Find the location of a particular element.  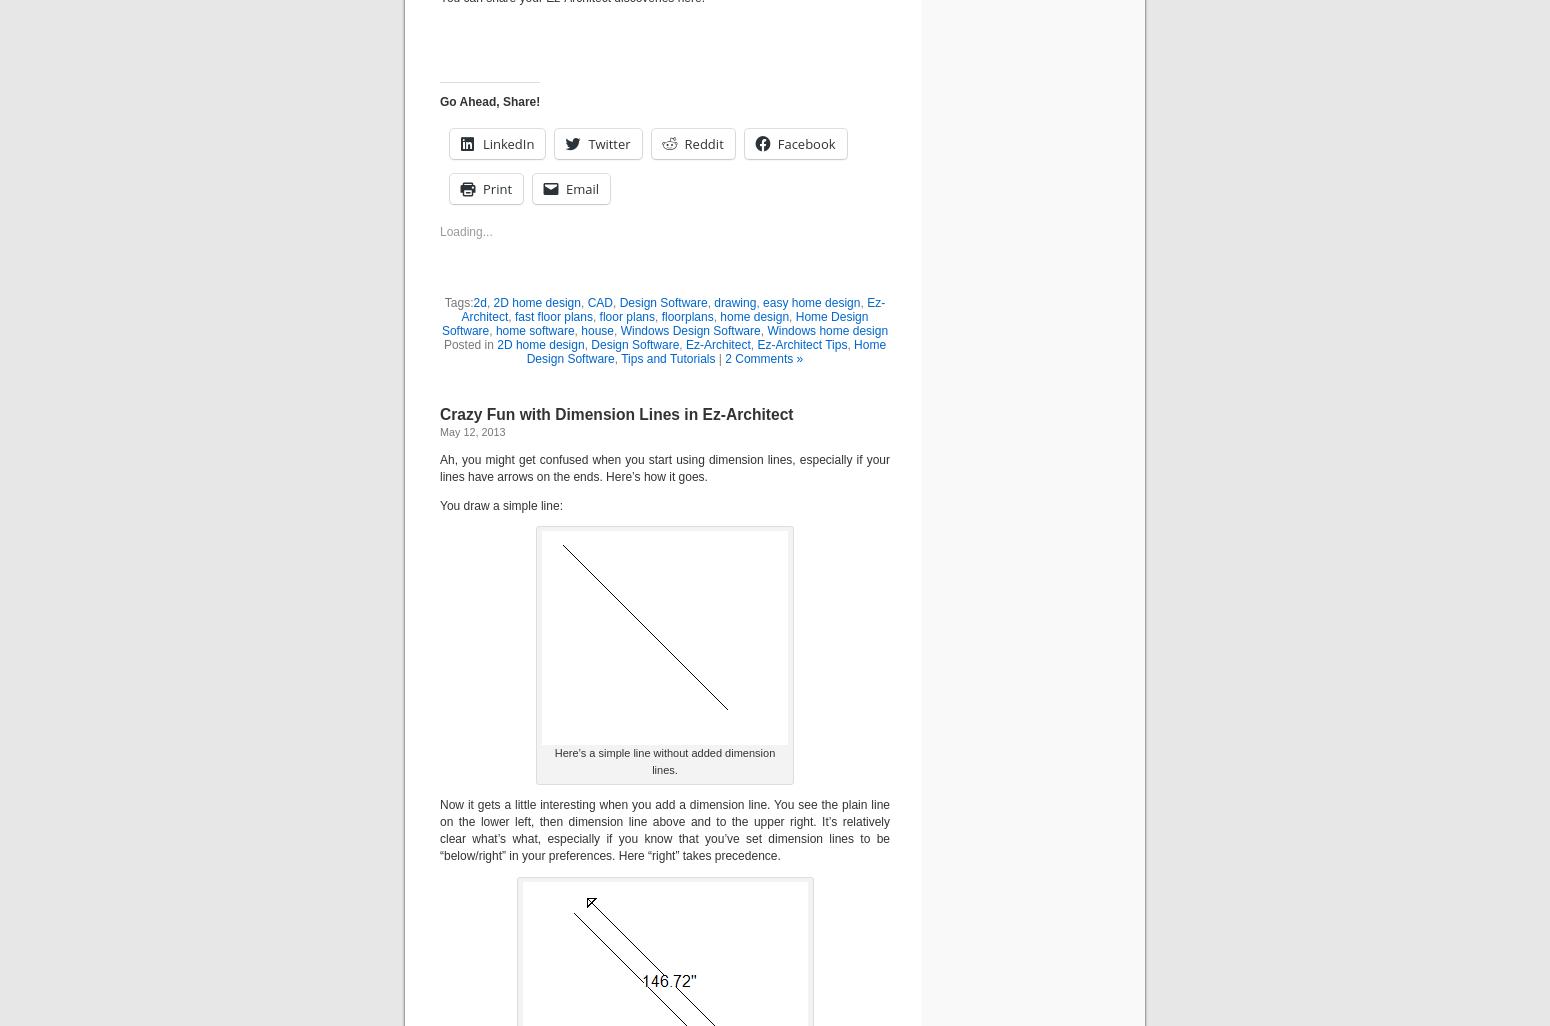

'Crazy Fun with Dimension Lines in Ez-Architect' is located at coordinates (616, 413).